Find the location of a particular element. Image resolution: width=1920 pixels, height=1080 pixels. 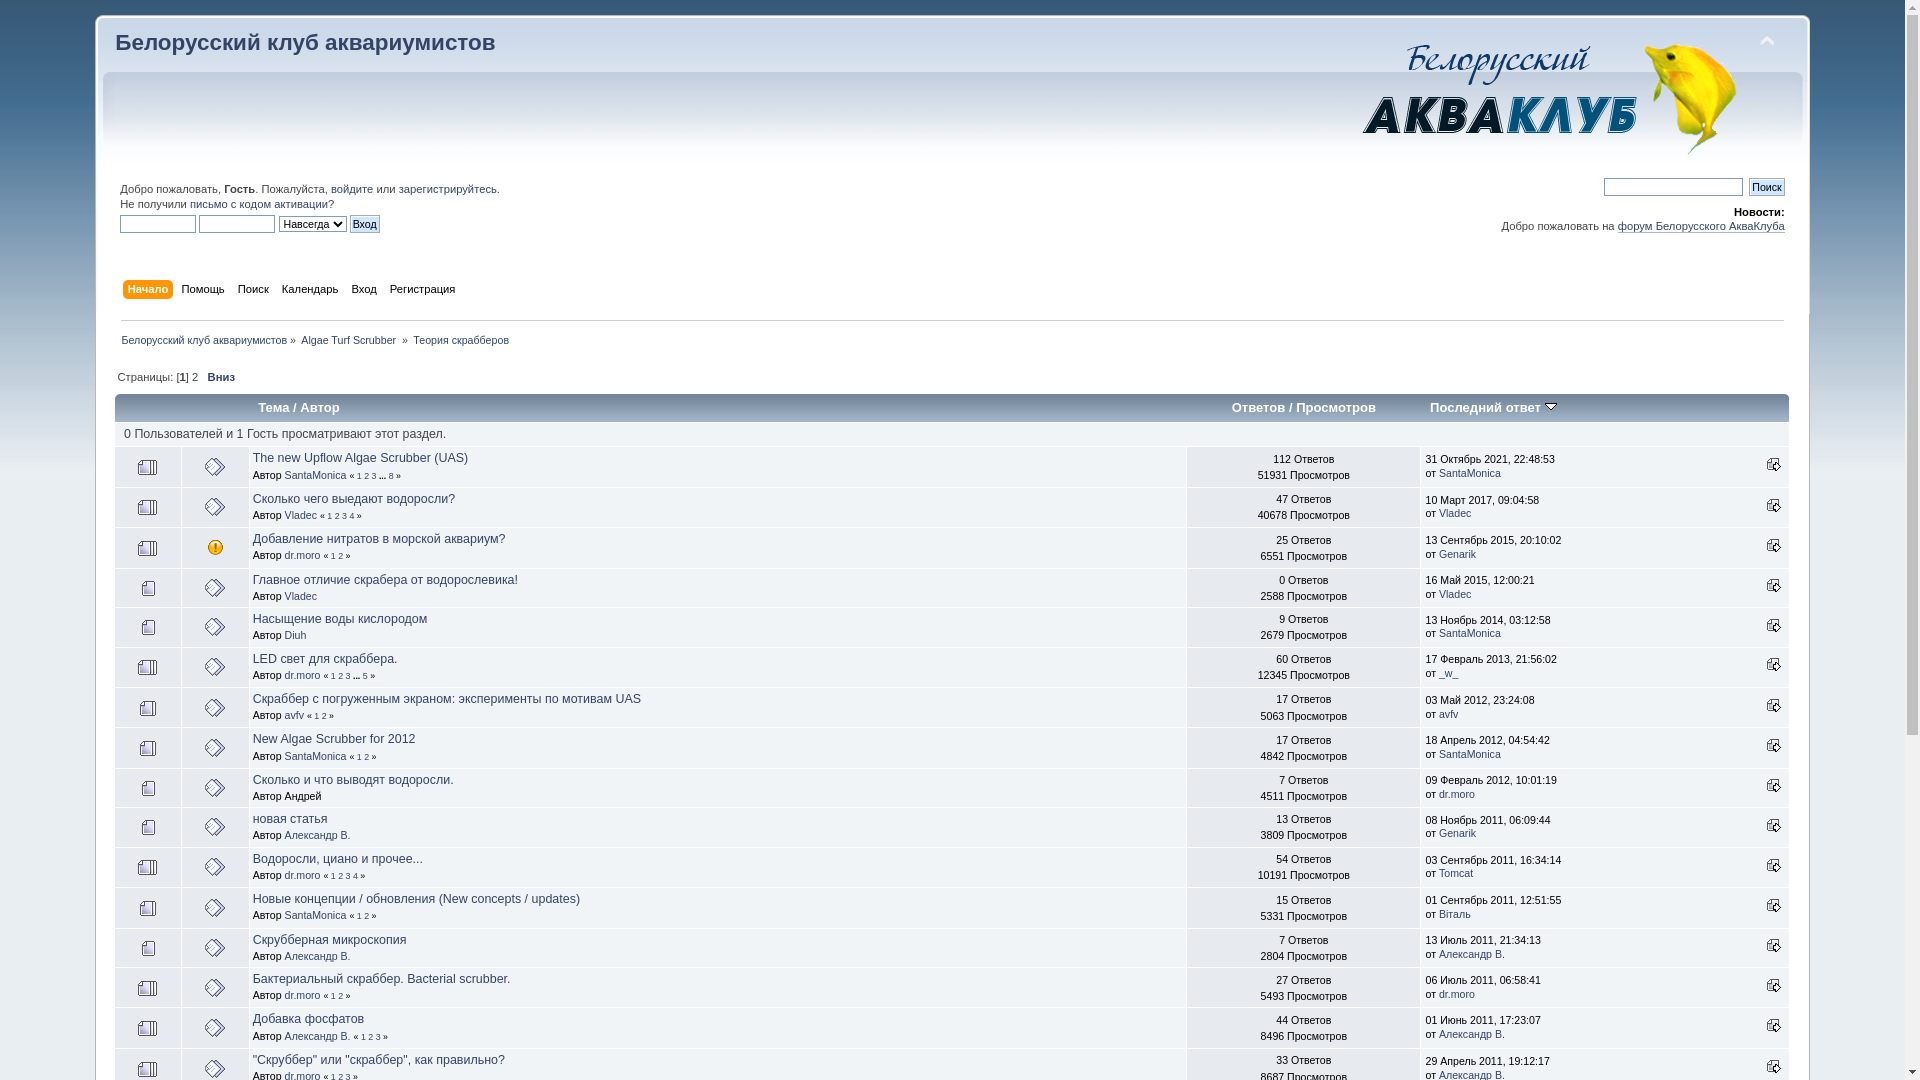

'2' is located at coordinates (324, 715).